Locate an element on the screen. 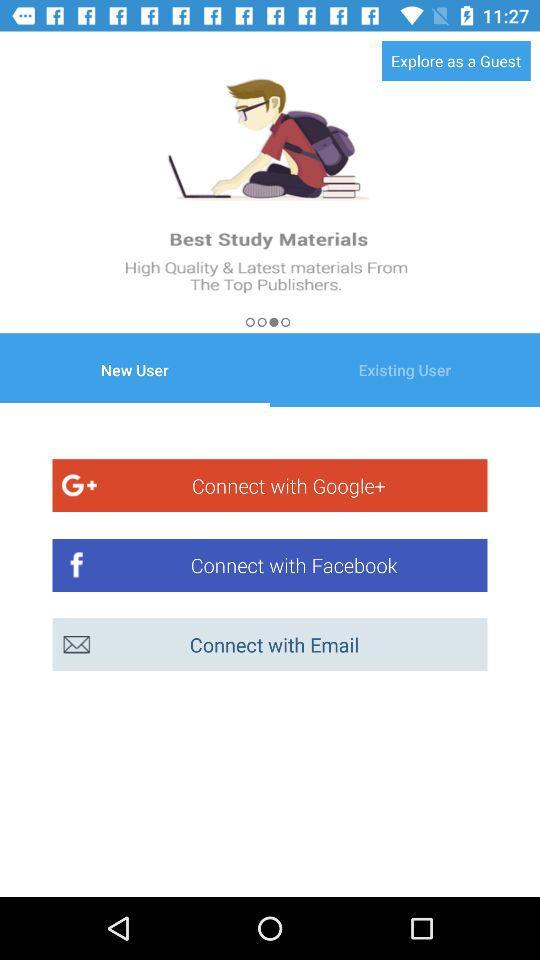  the explore as a is located at coordinates (456, 59).